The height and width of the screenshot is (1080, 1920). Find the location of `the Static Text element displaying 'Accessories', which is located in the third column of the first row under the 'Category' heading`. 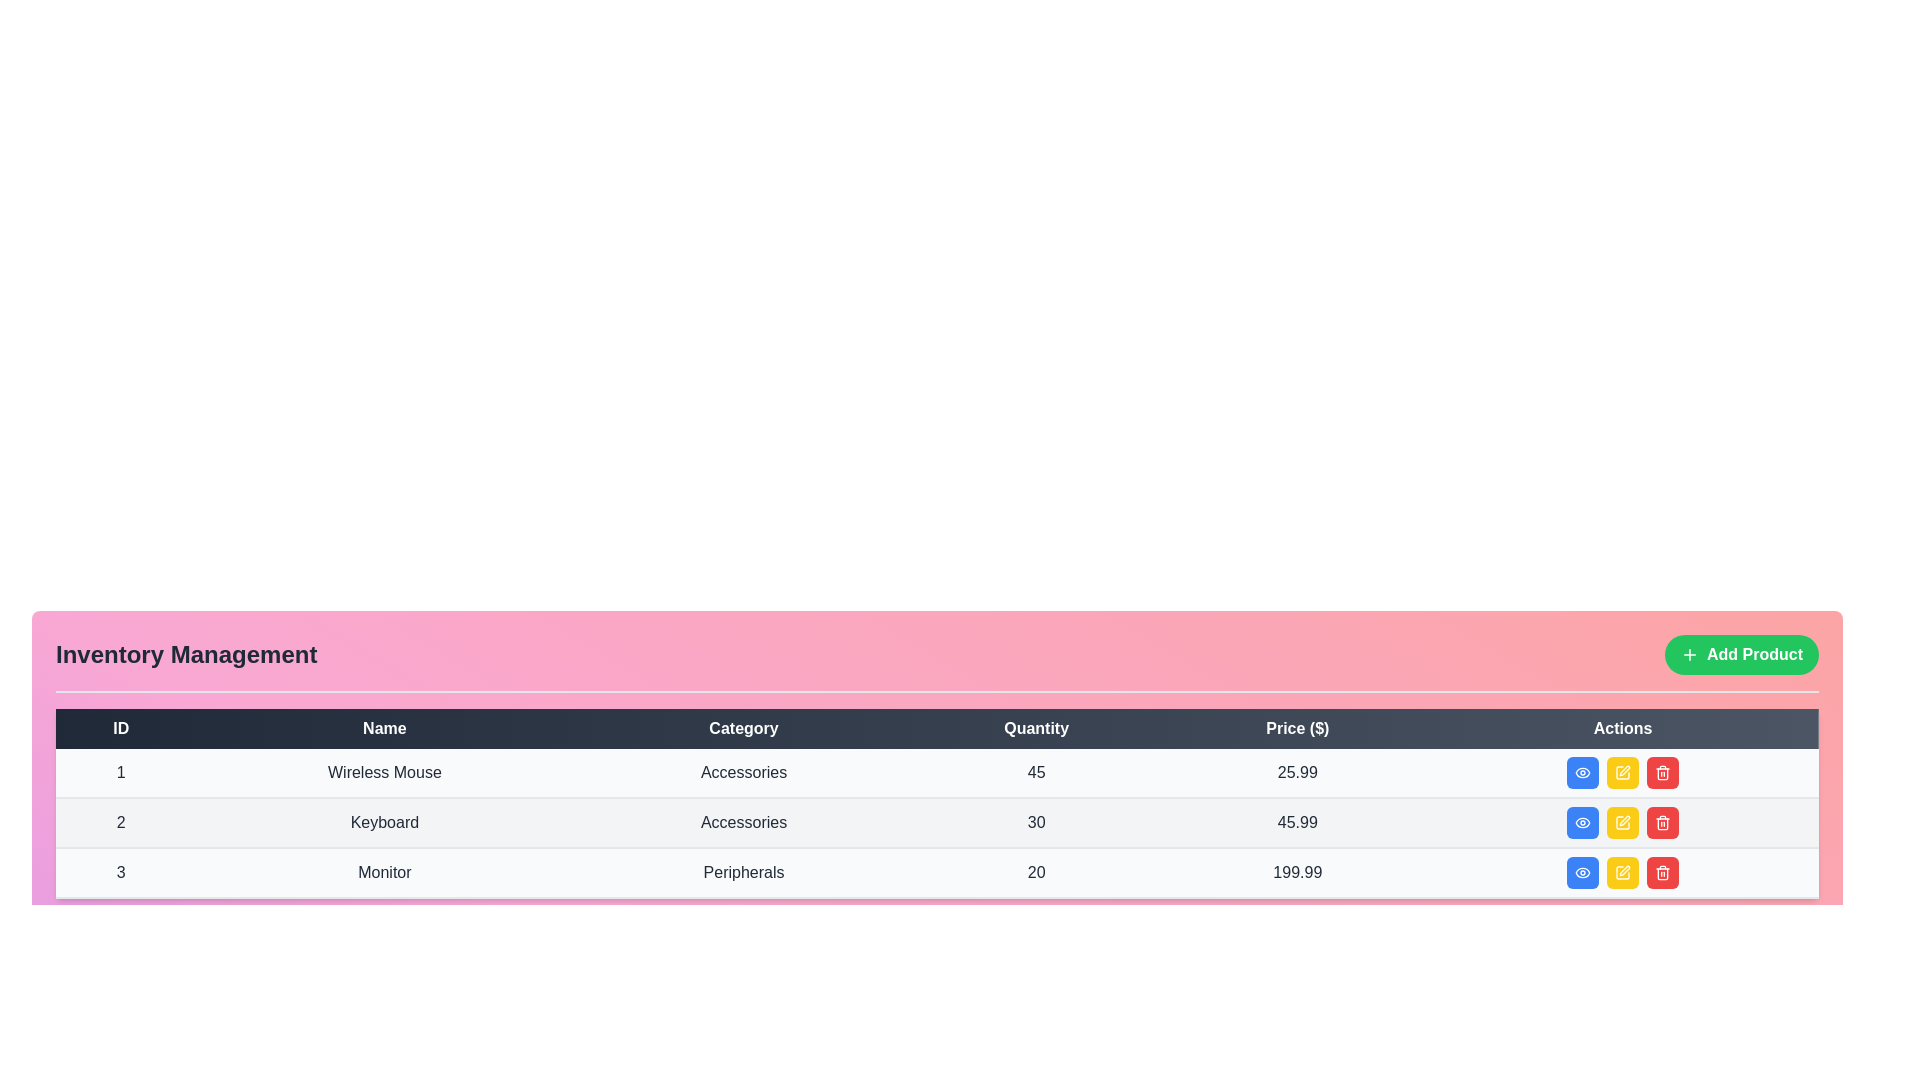

the Static Text element displaying 'Accessories', which is located in the third column of the first row under the 'Category' heading is located at coordinates (743, 772).